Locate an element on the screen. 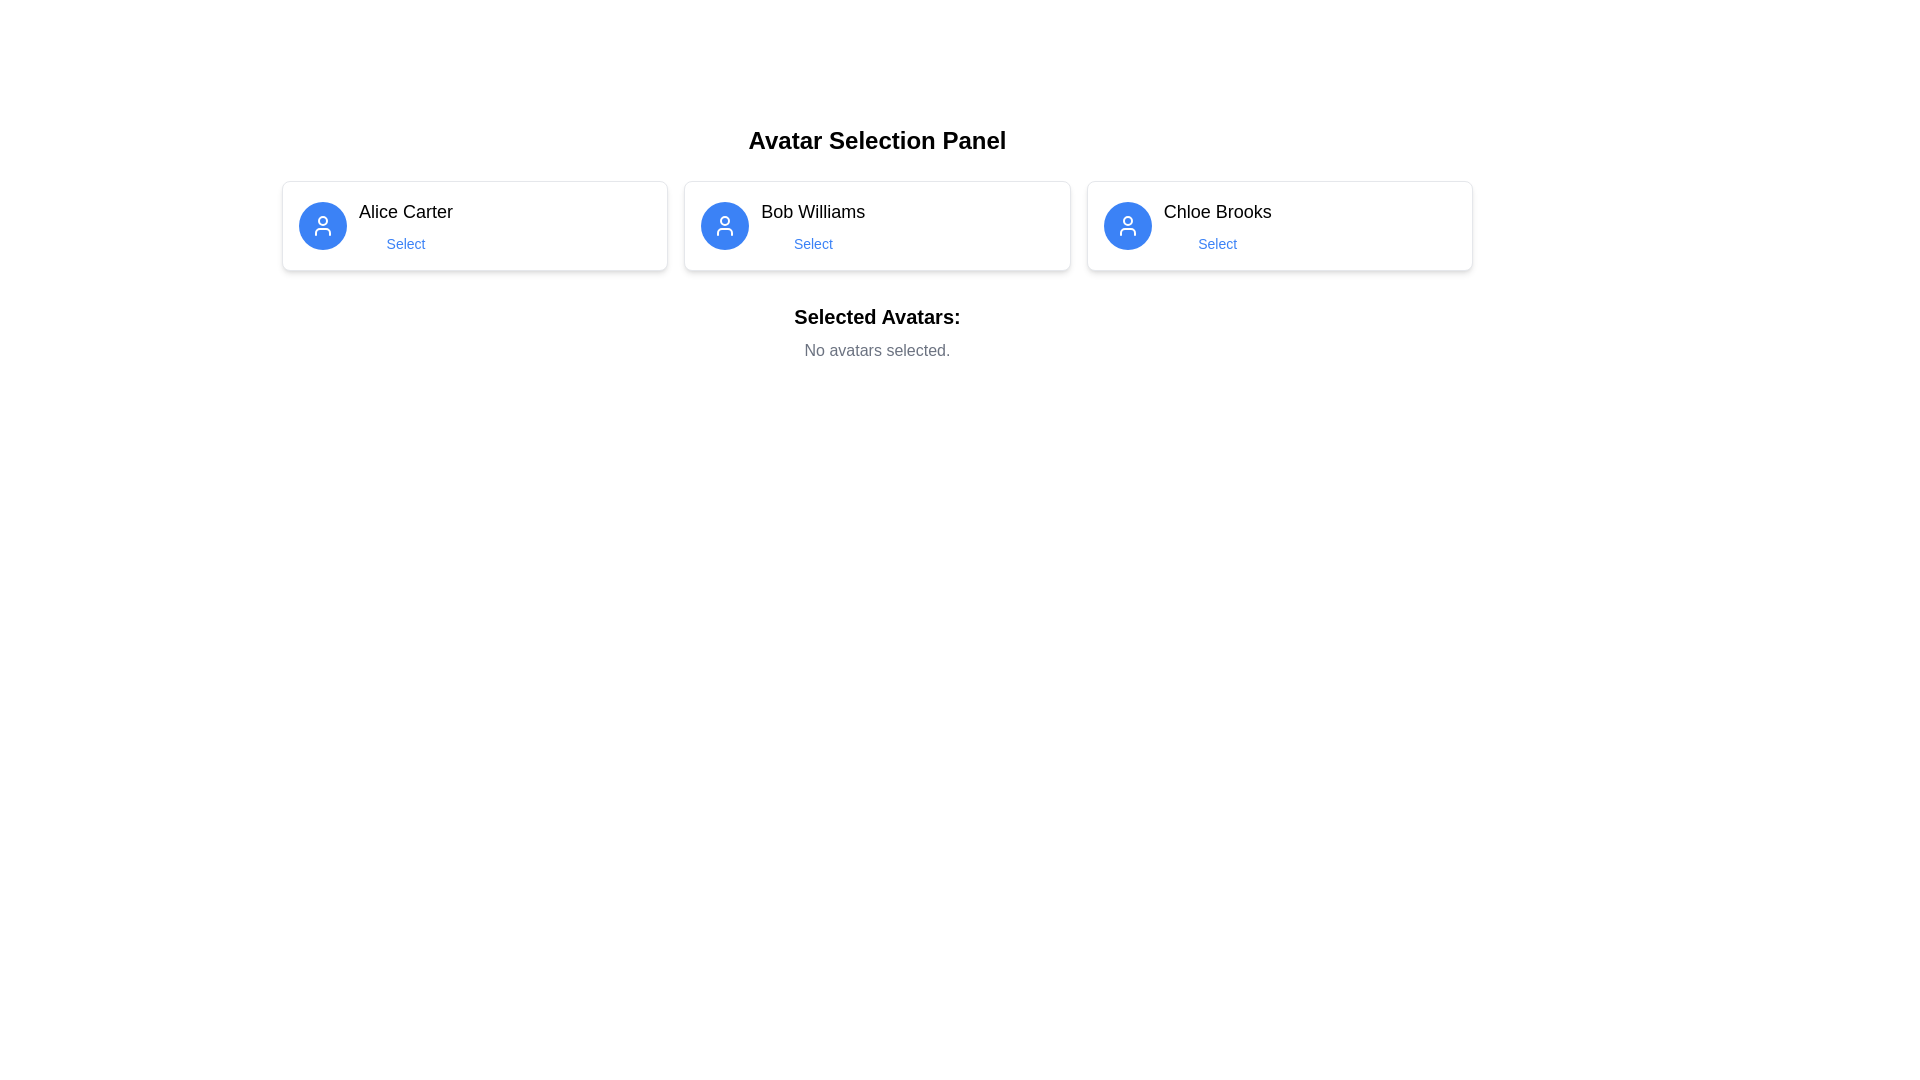 This screenshot has width=1920, height=1080. the 'Select' hyperlink related to the label 'Bob Williams' which is displayed in bold at the top of the composite UI element is located at coordinates (813, 225).